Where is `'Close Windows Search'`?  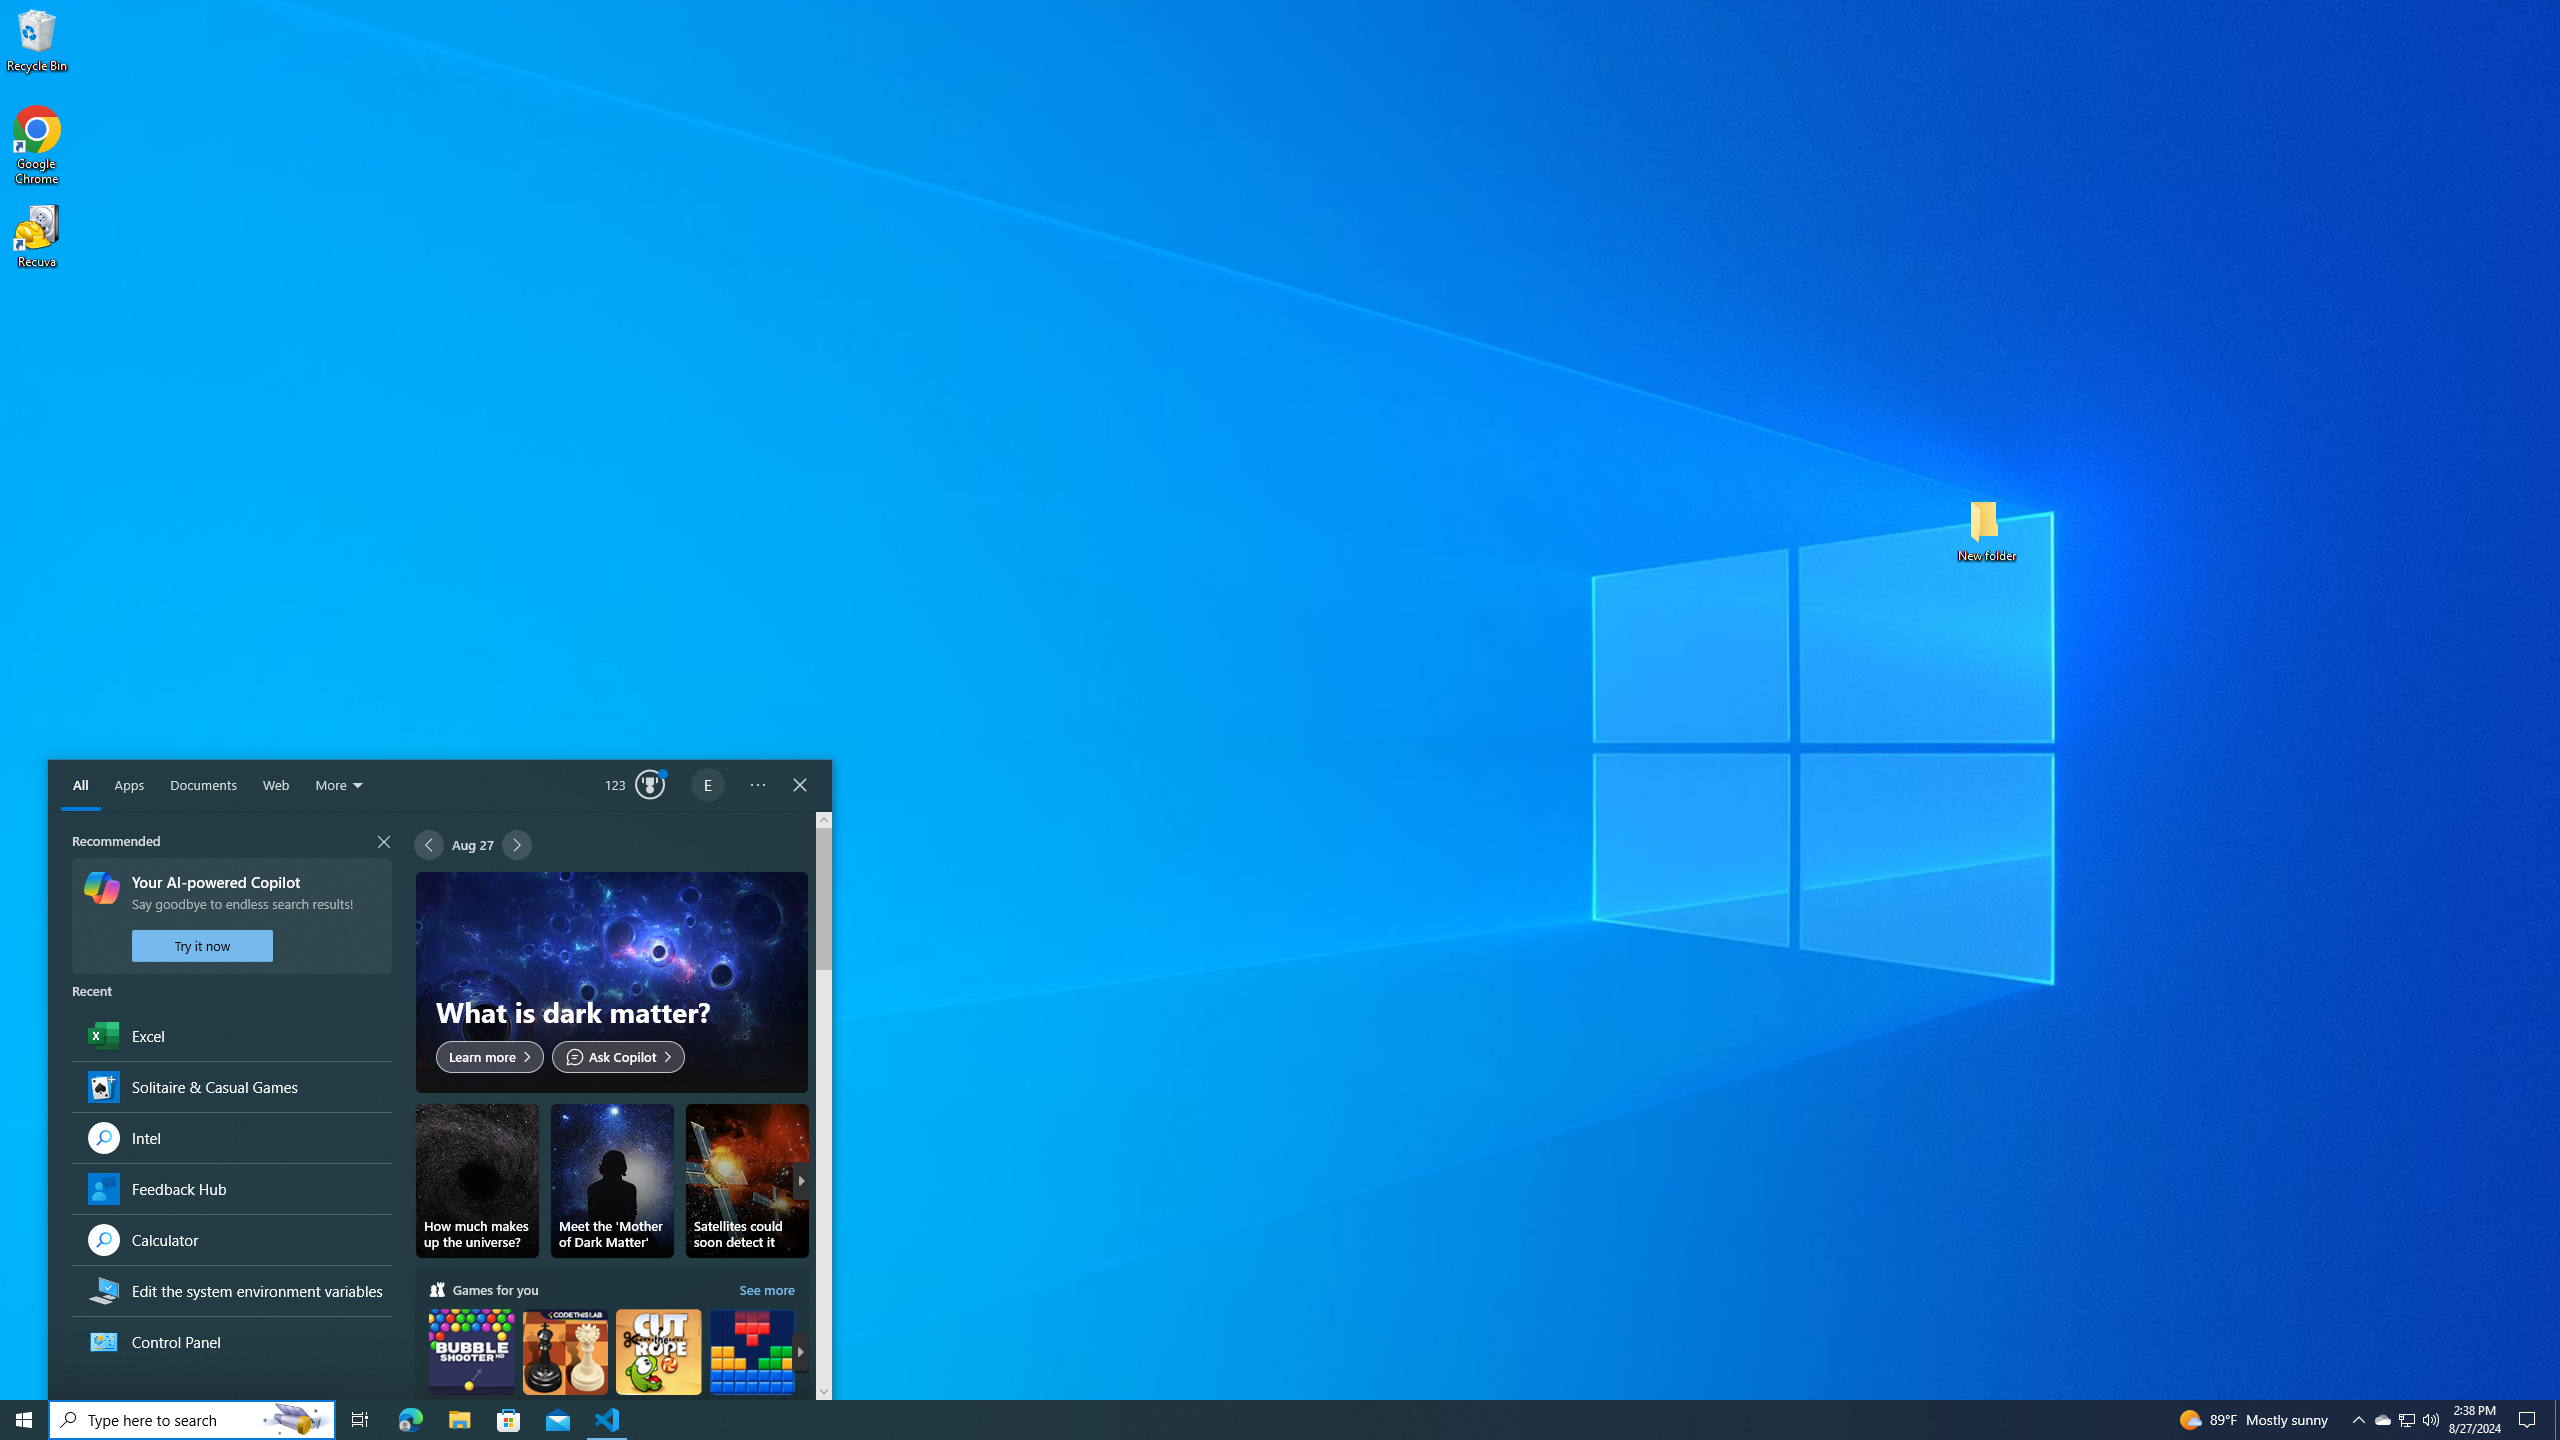
'Close Windows Search' is located at coordinates (799, 785).